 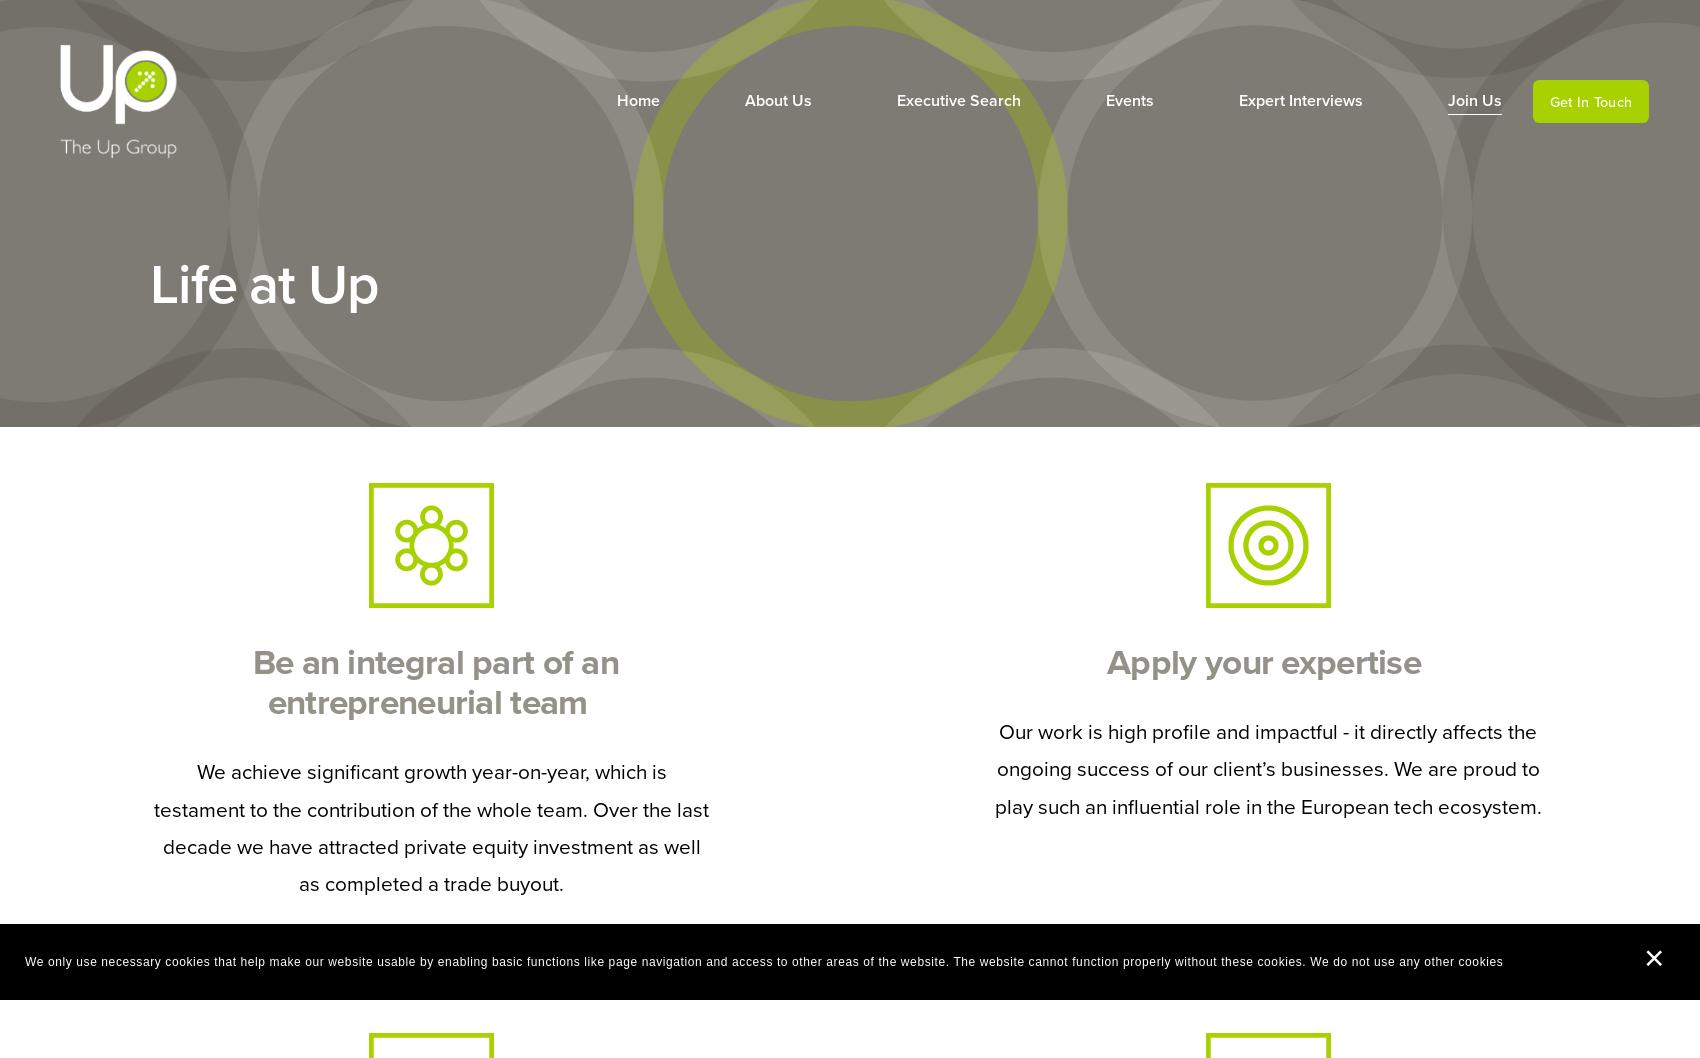 I want to click on 'Benefits', so click(x=1441, y=159).